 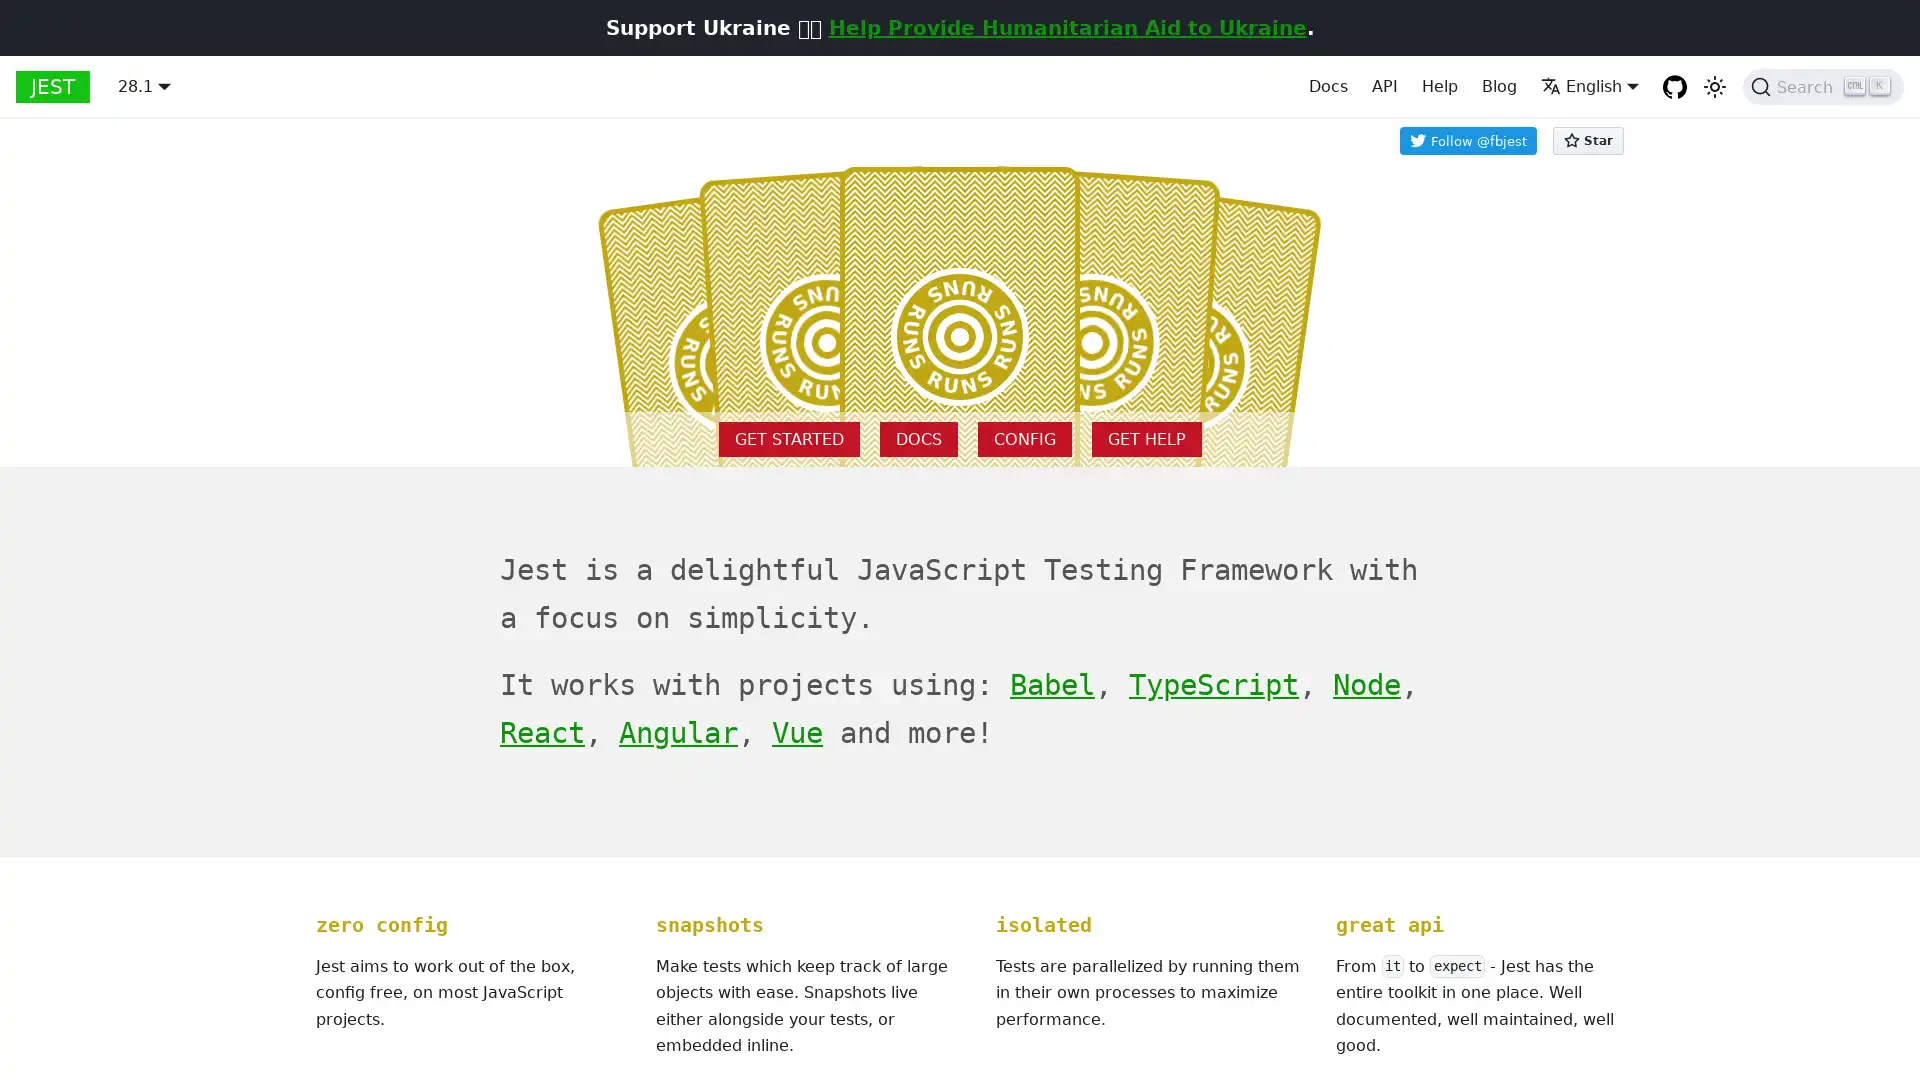 What do you see at coordinates (1823, 86) in the screenshot?
I see `Search` at bounding box center [1823, 86].